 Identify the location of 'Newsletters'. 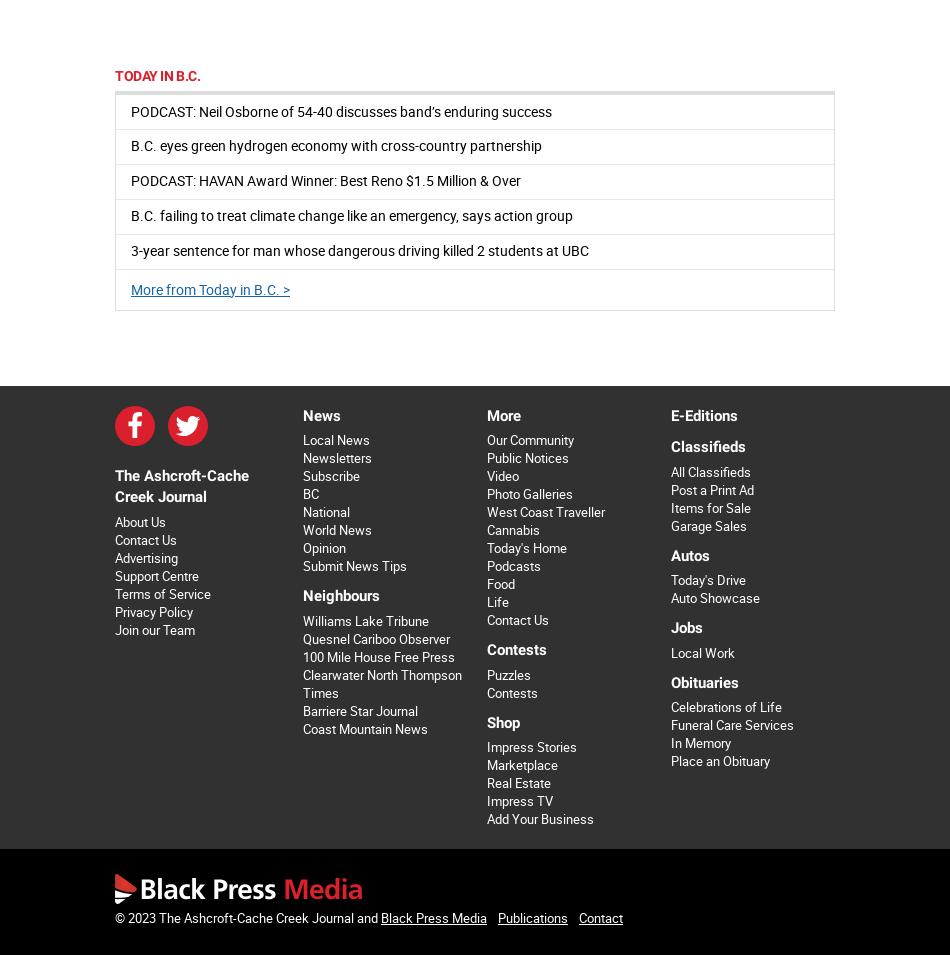
(335, 457).